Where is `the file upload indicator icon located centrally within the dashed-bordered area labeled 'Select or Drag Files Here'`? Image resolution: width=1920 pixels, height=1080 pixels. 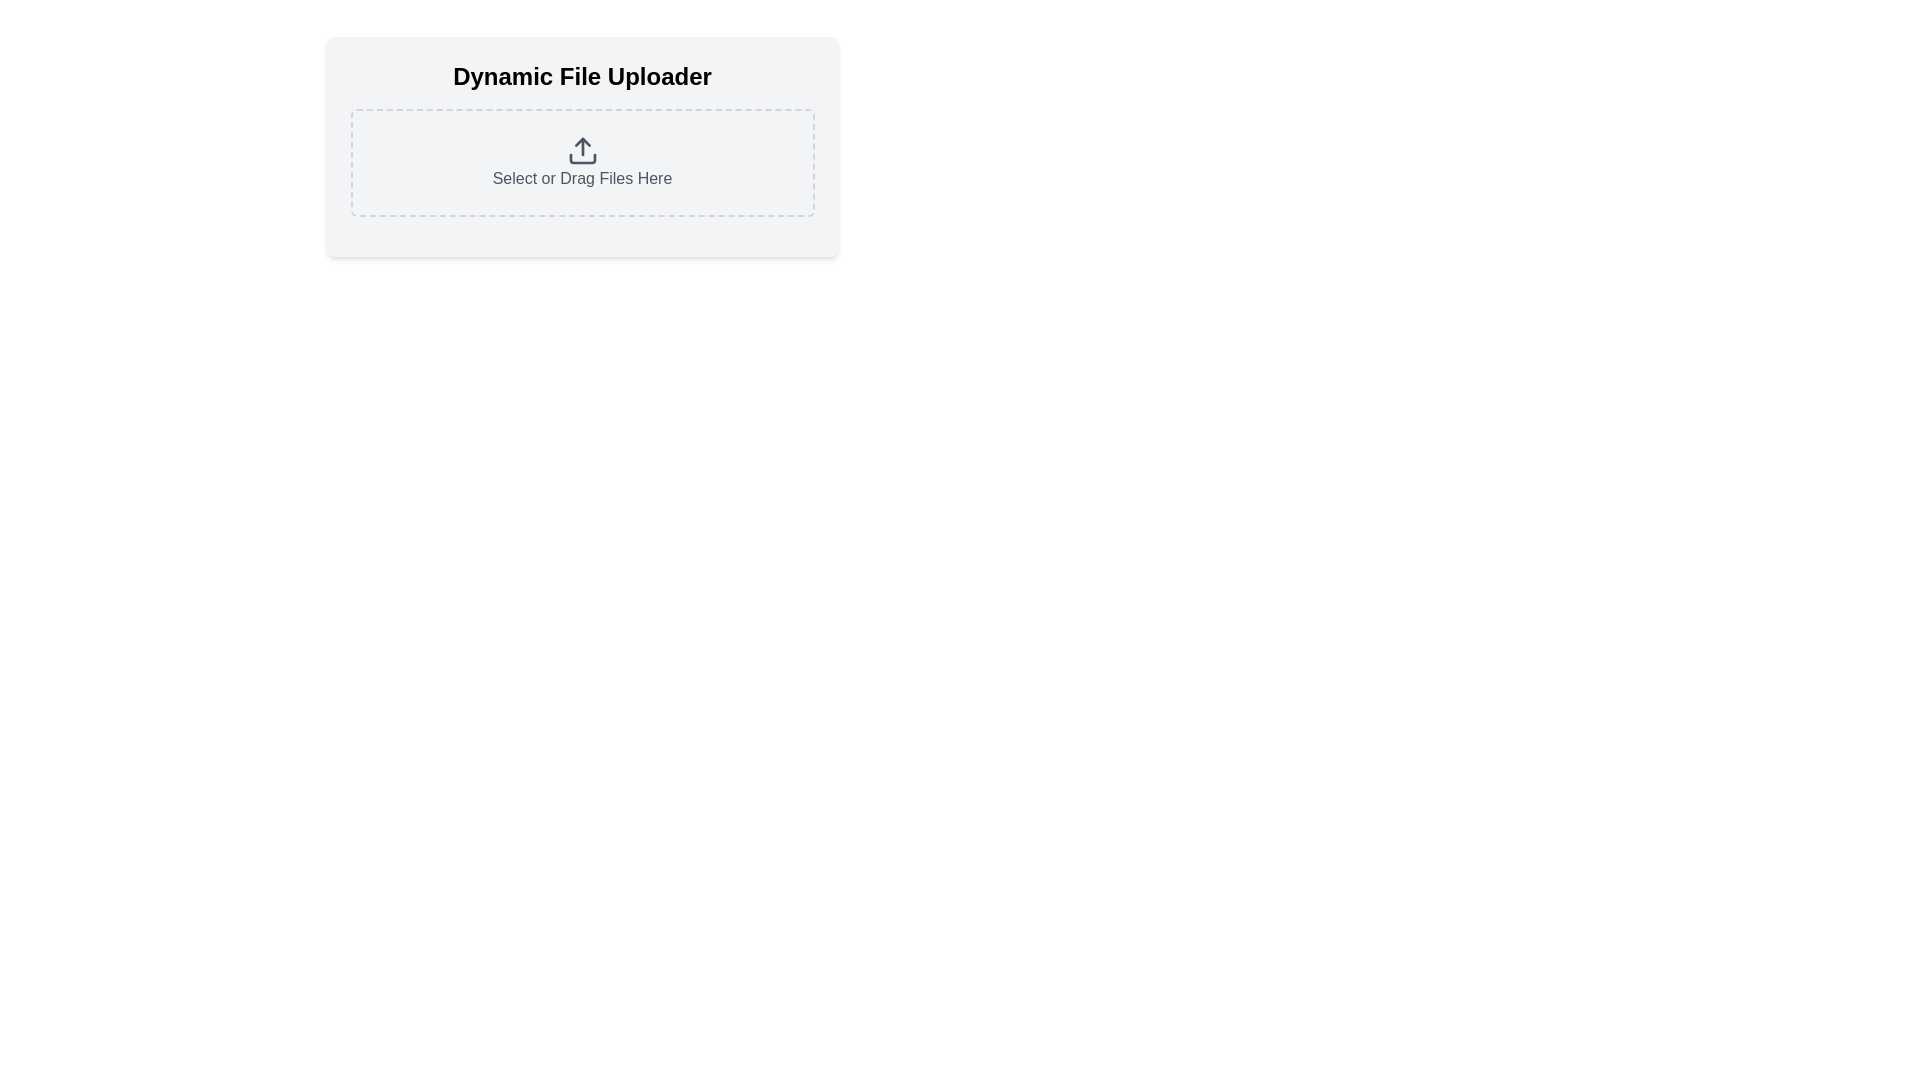 the file upload indicator icon located centrally within the dashed-bordered area labeled 'Select or Drag Files Here' is located at coordinates (581, 149).